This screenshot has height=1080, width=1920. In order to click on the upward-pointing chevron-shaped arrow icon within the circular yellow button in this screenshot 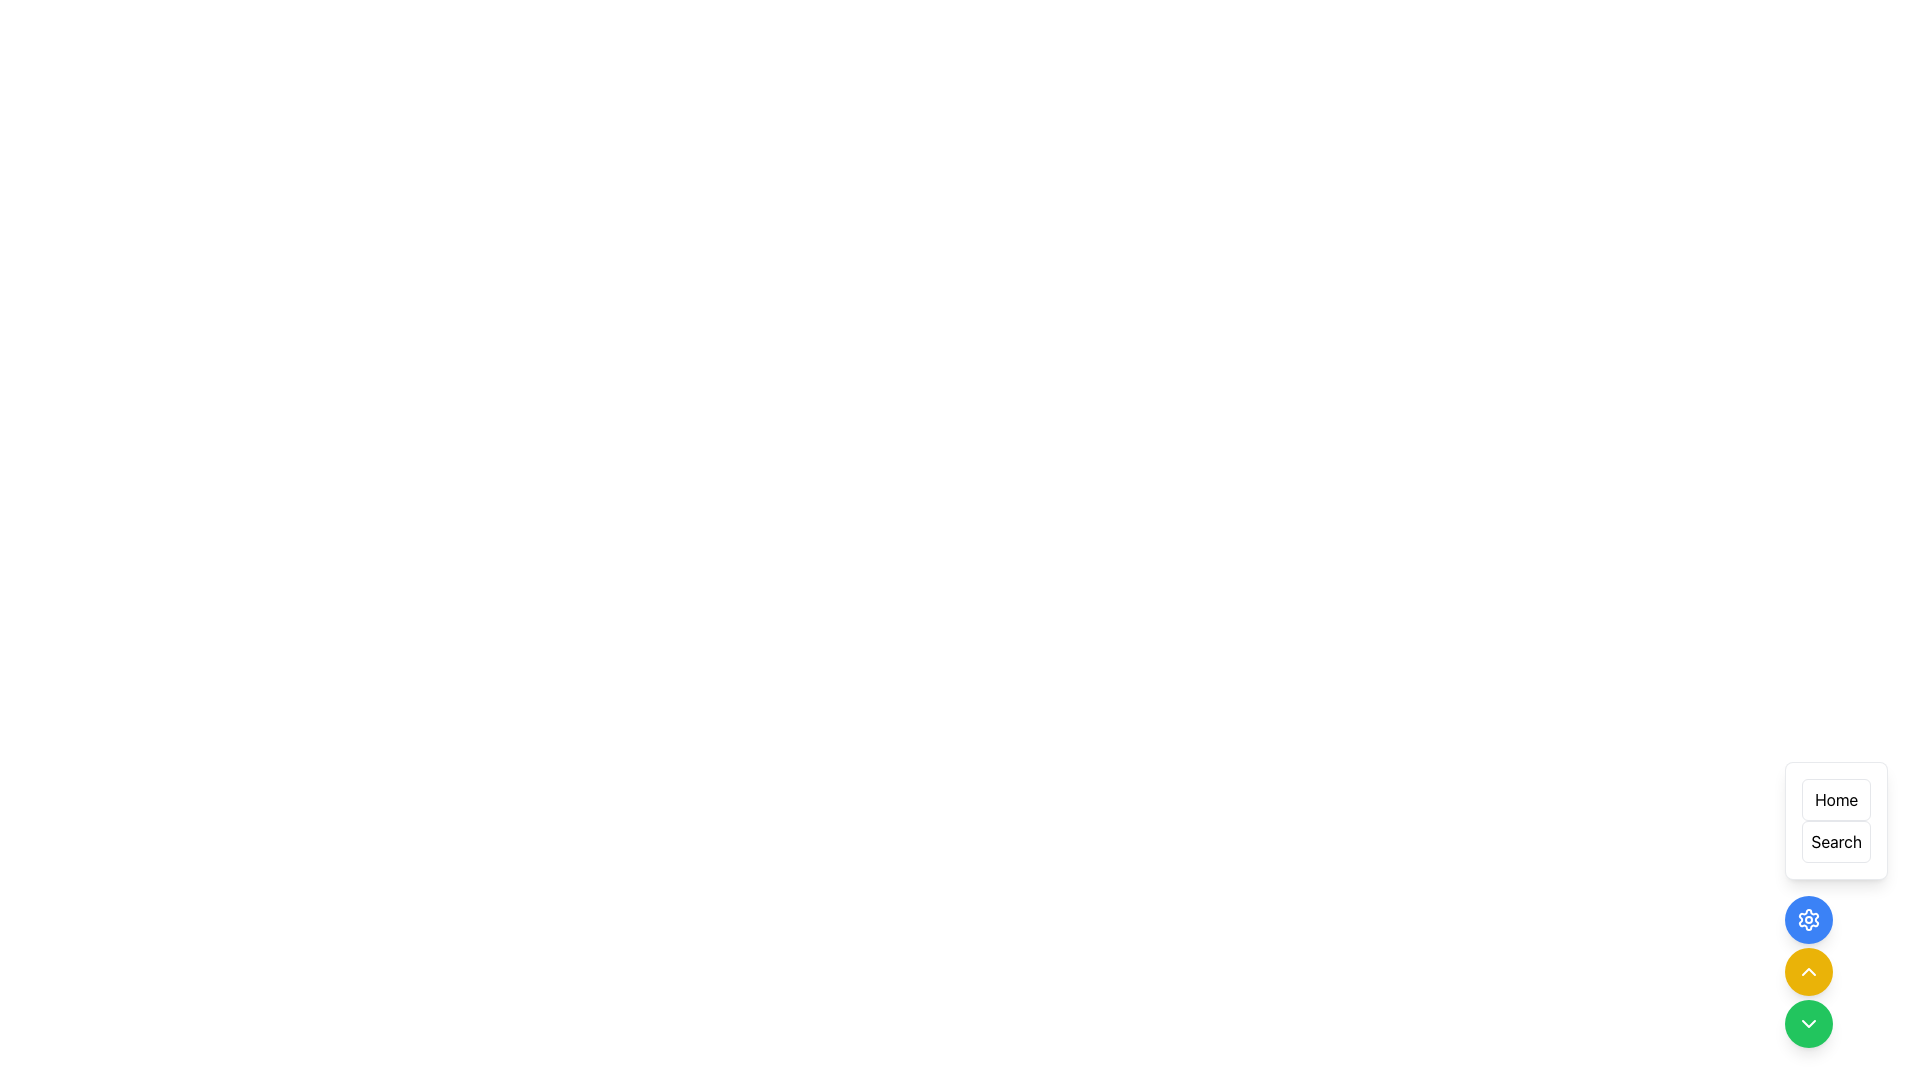, I will do `click(1809, 971)`.